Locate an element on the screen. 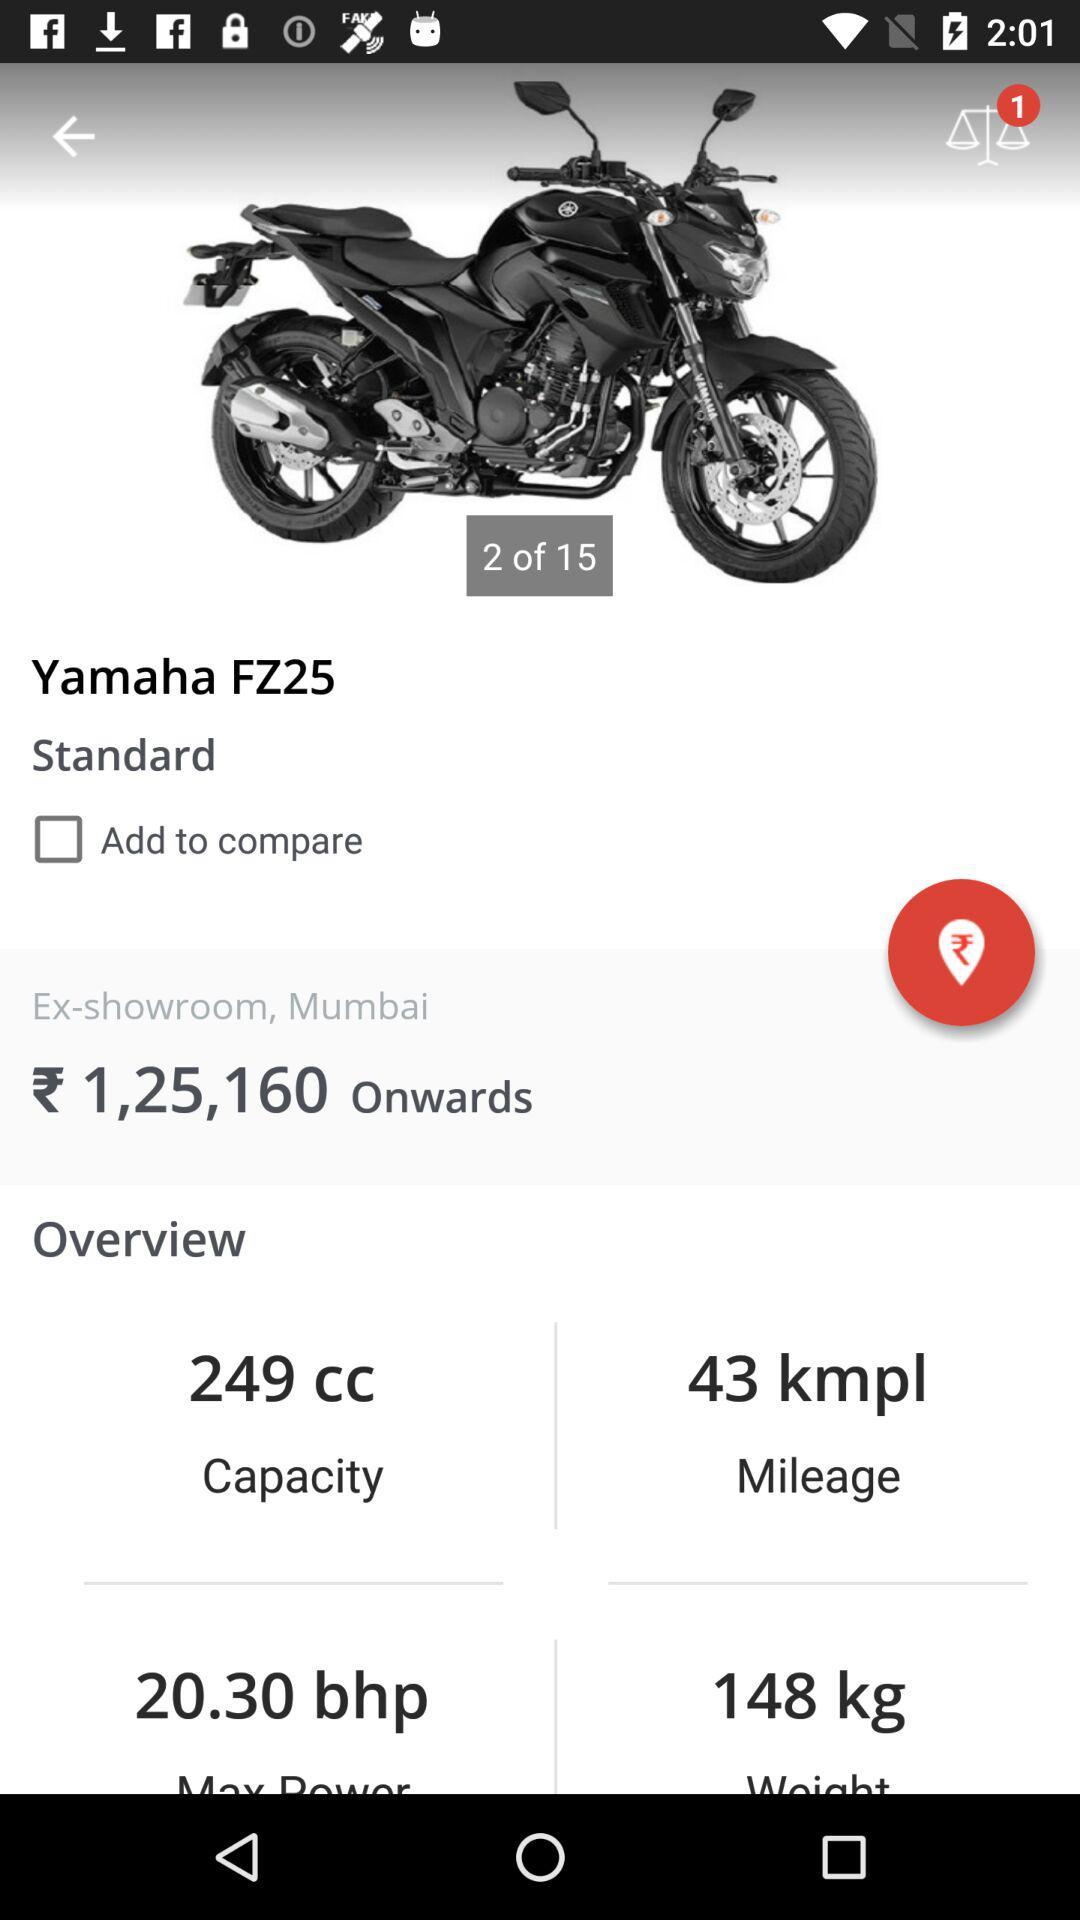 This screenshot has width=1080, height=1920. the icon below the standard item is located at coordinates (197, 839).